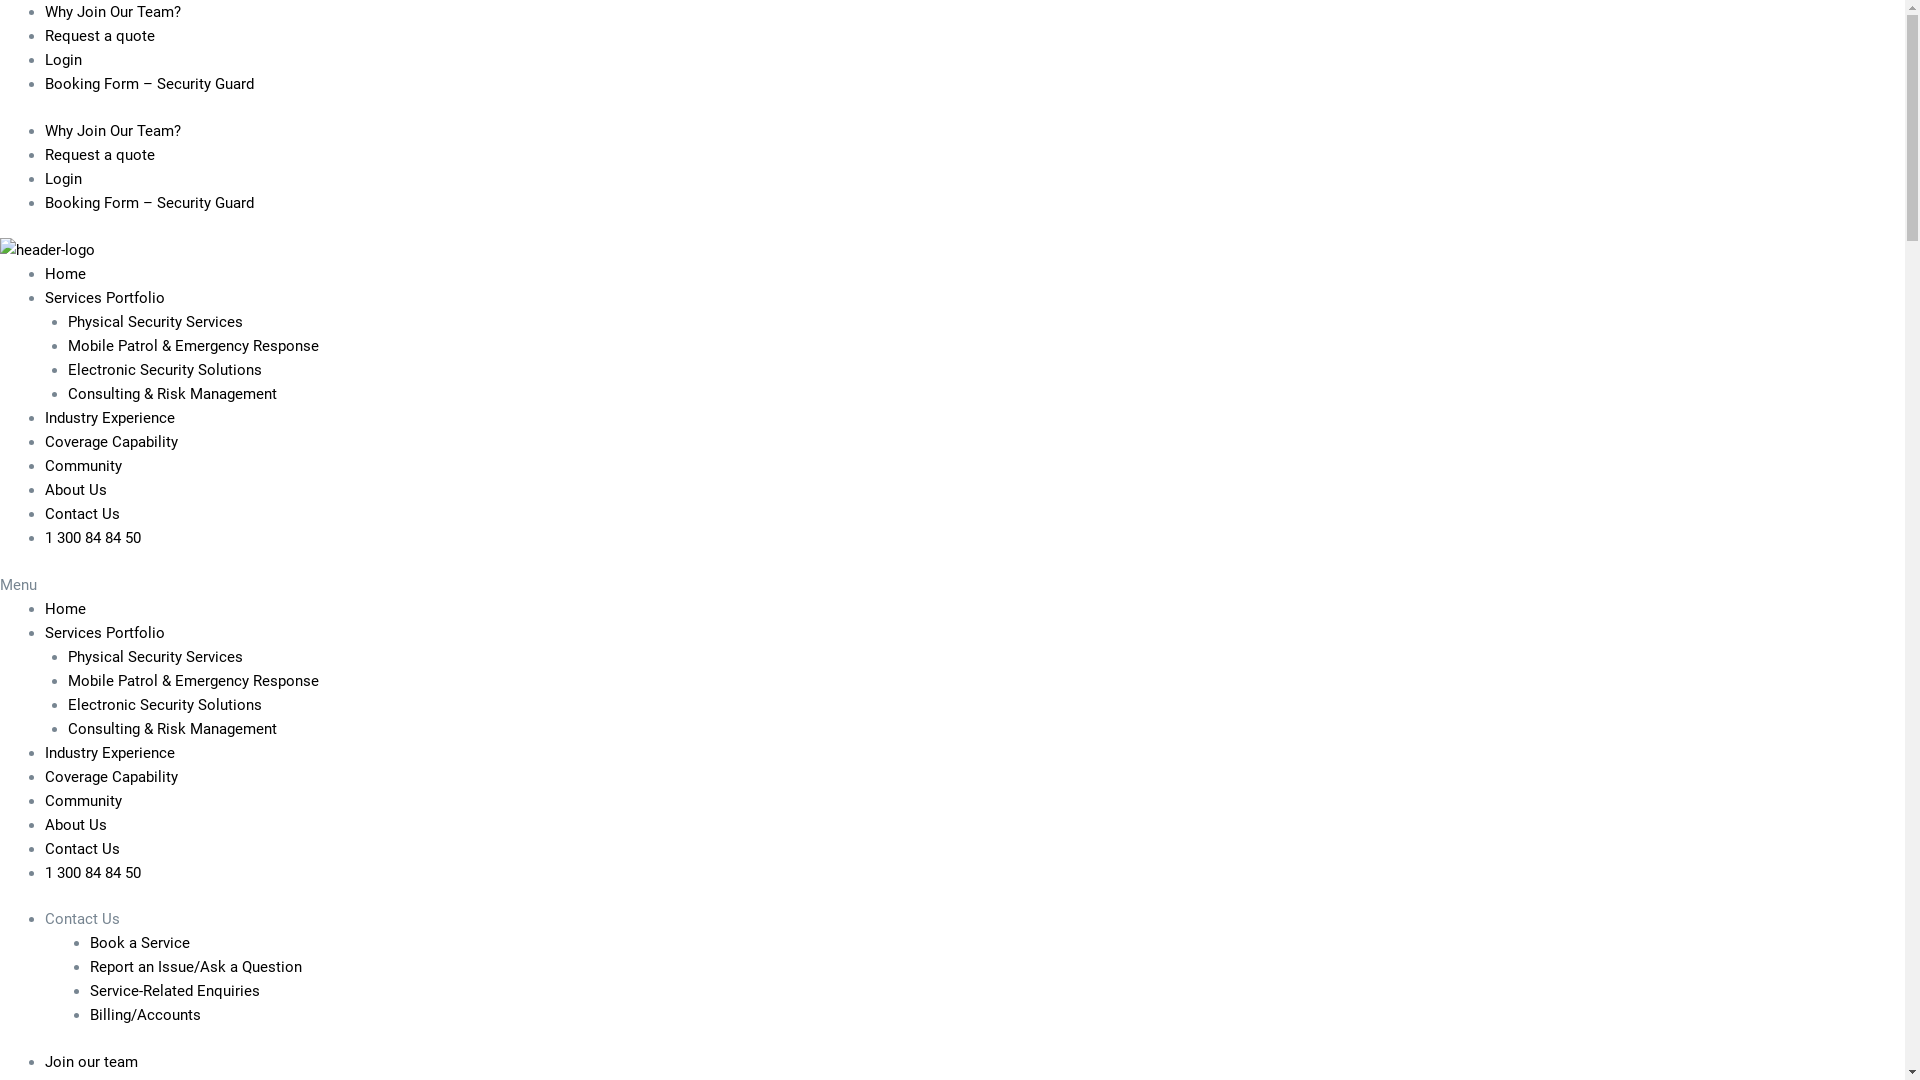 This screenshot has height=1080, width=1920. I want to click on 'Login', so click(63, 59).